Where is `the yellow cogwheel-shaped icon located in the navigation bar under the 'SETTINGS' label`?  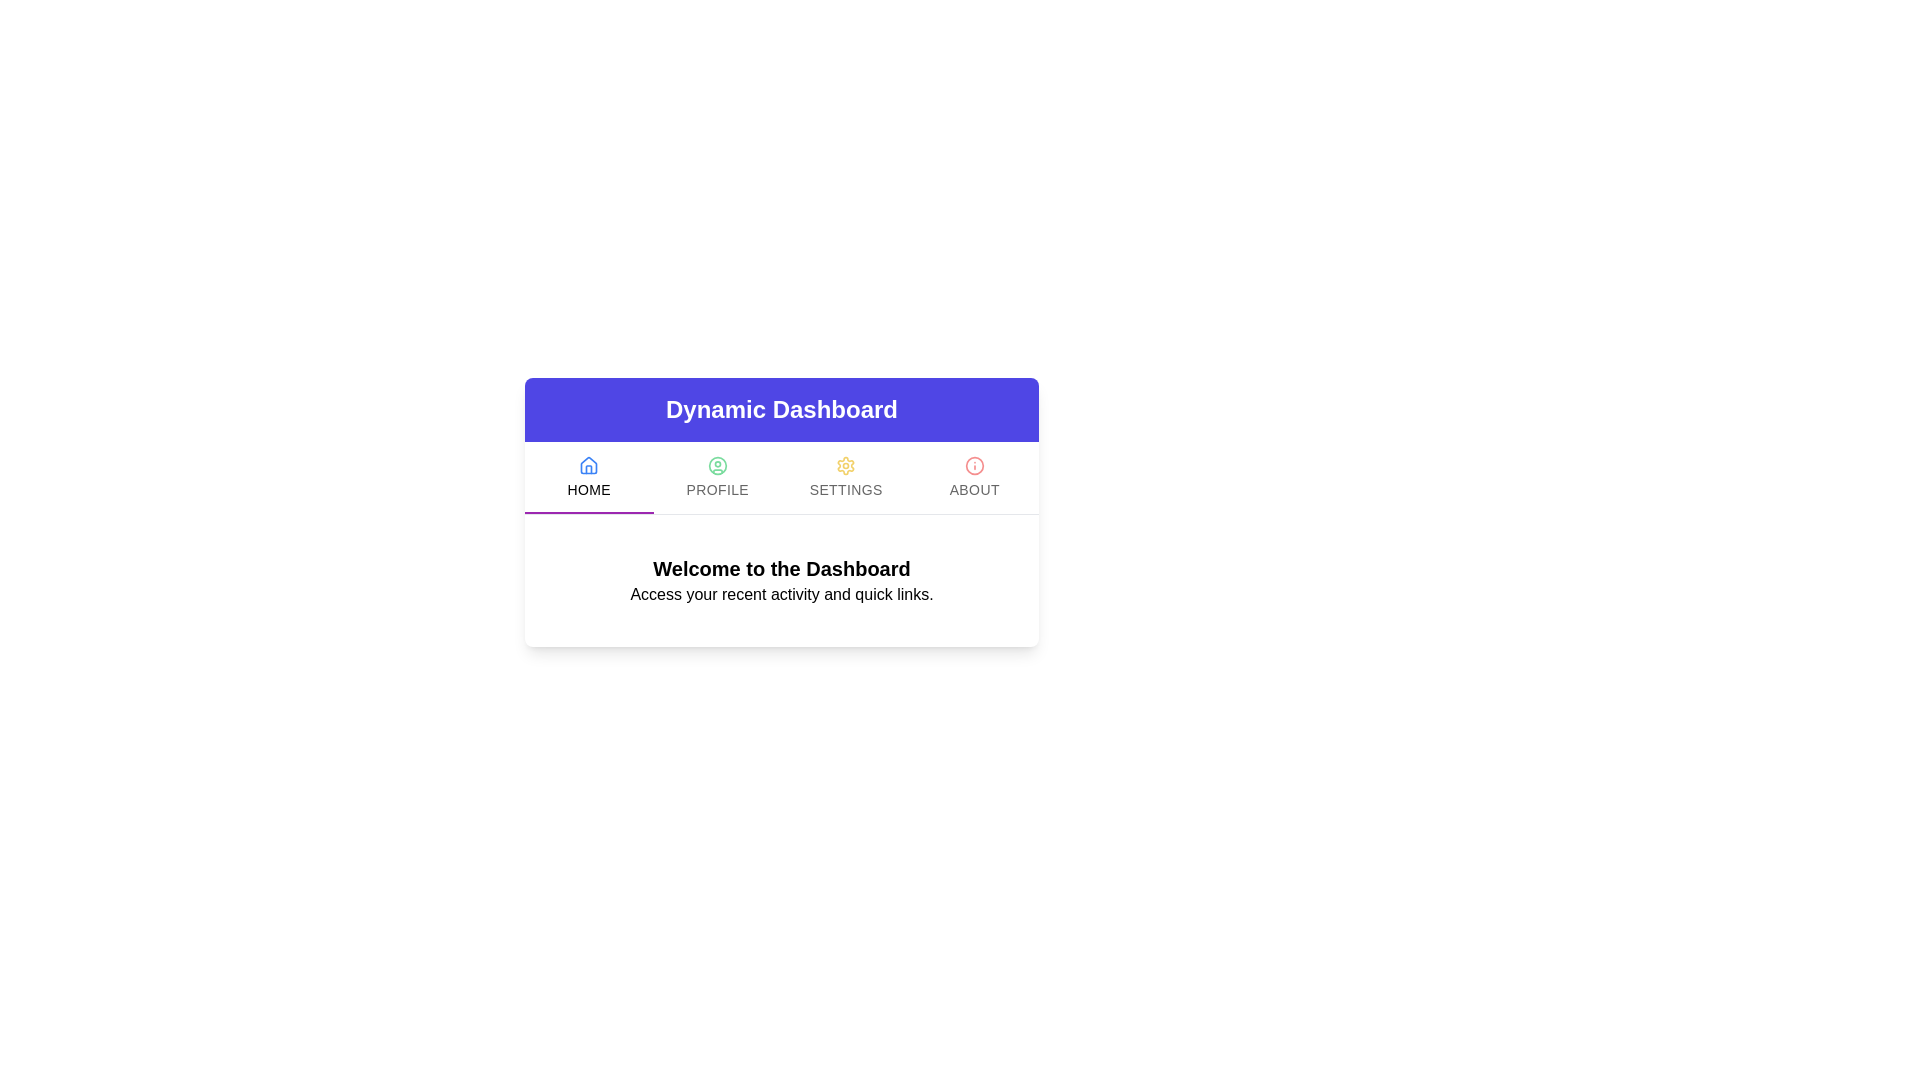 the yellow cogwheel-shaped icon located in the navigation bar under the 'SETTINGS' label is located at coordinates (846, 466).